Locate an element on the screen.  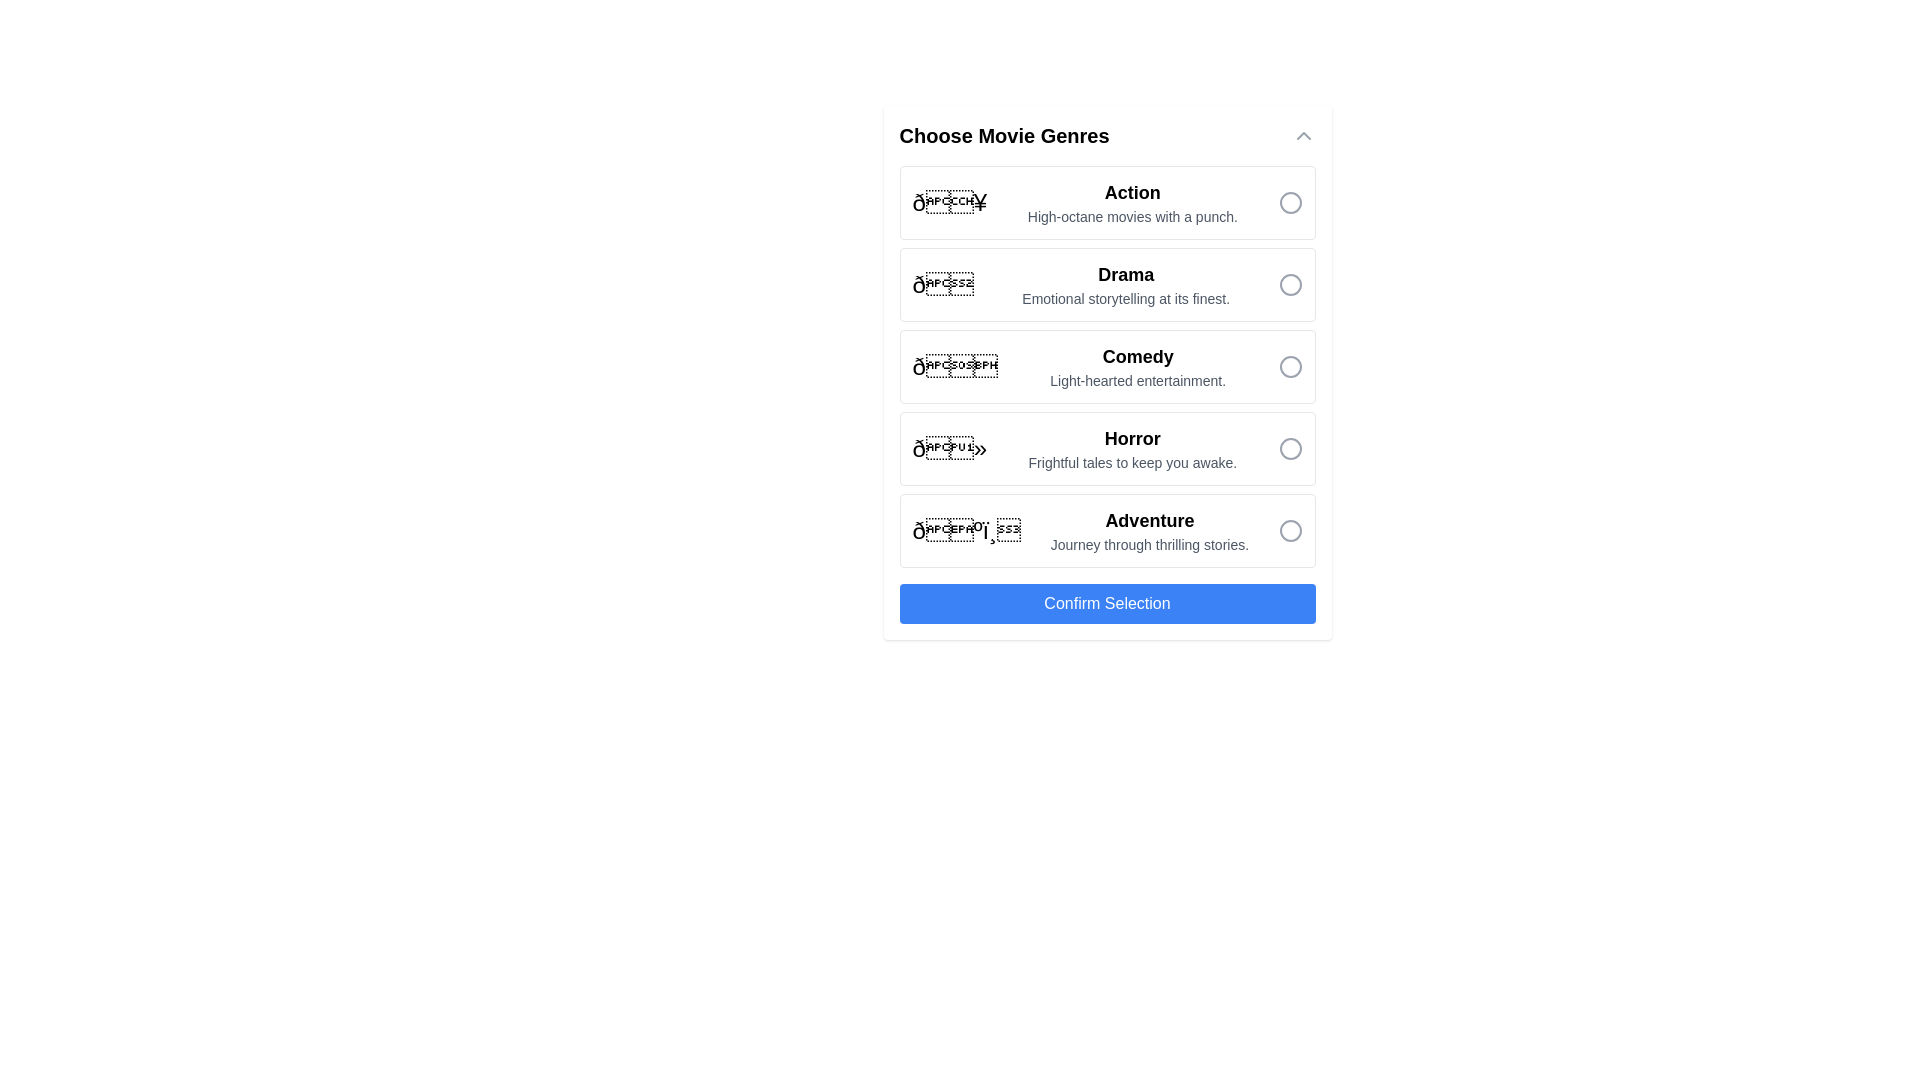
the third row selectable list item with a radio button for the 'Comedy' genre under the title 'Choose Movie Genres' is located at coordinates (1106, 373).